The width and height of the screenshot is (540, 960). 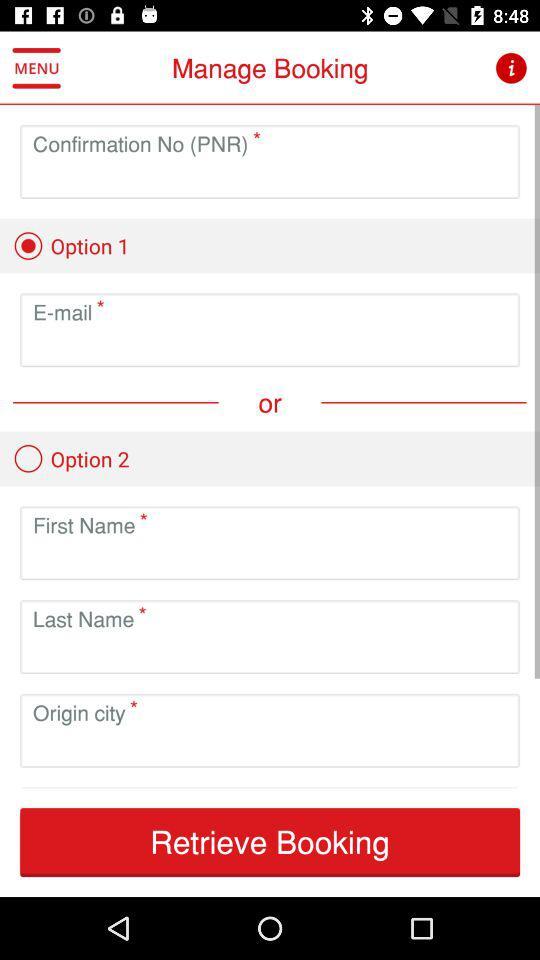 I want to click on confirmation number, so click(x=270, y=176).